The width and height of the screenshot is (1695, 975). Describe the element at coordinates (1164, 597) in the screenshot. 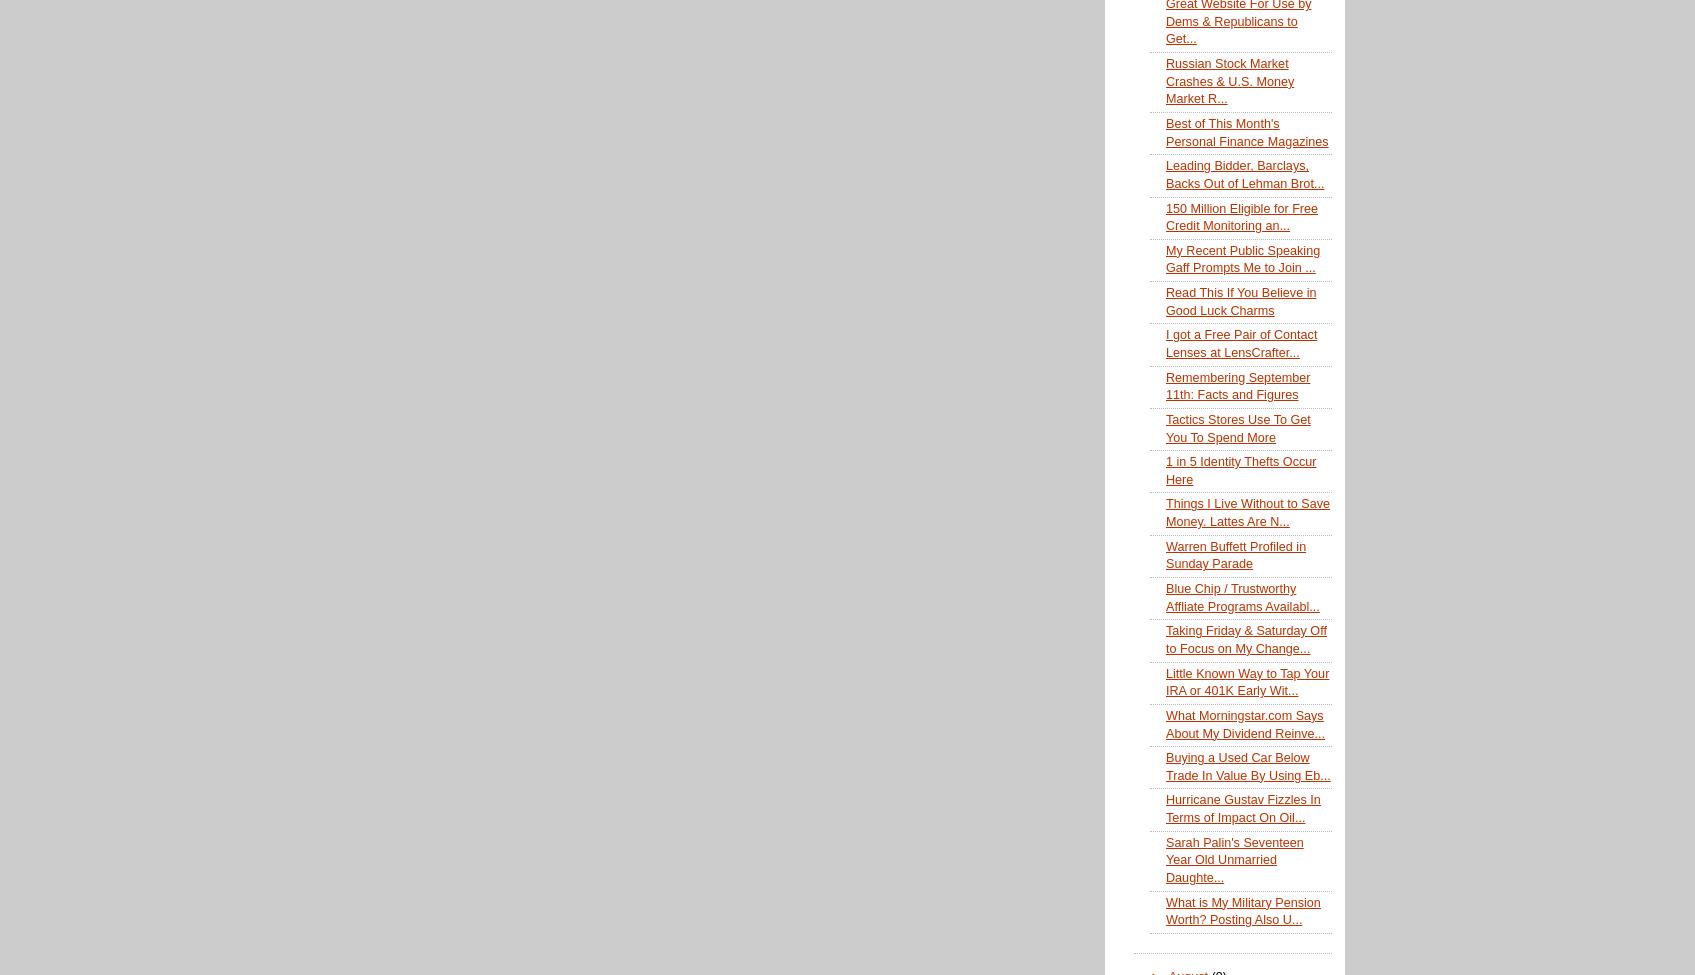

I see `'Blue Chip / Trustworthy Affliate Programs Availabl...'` at that location.